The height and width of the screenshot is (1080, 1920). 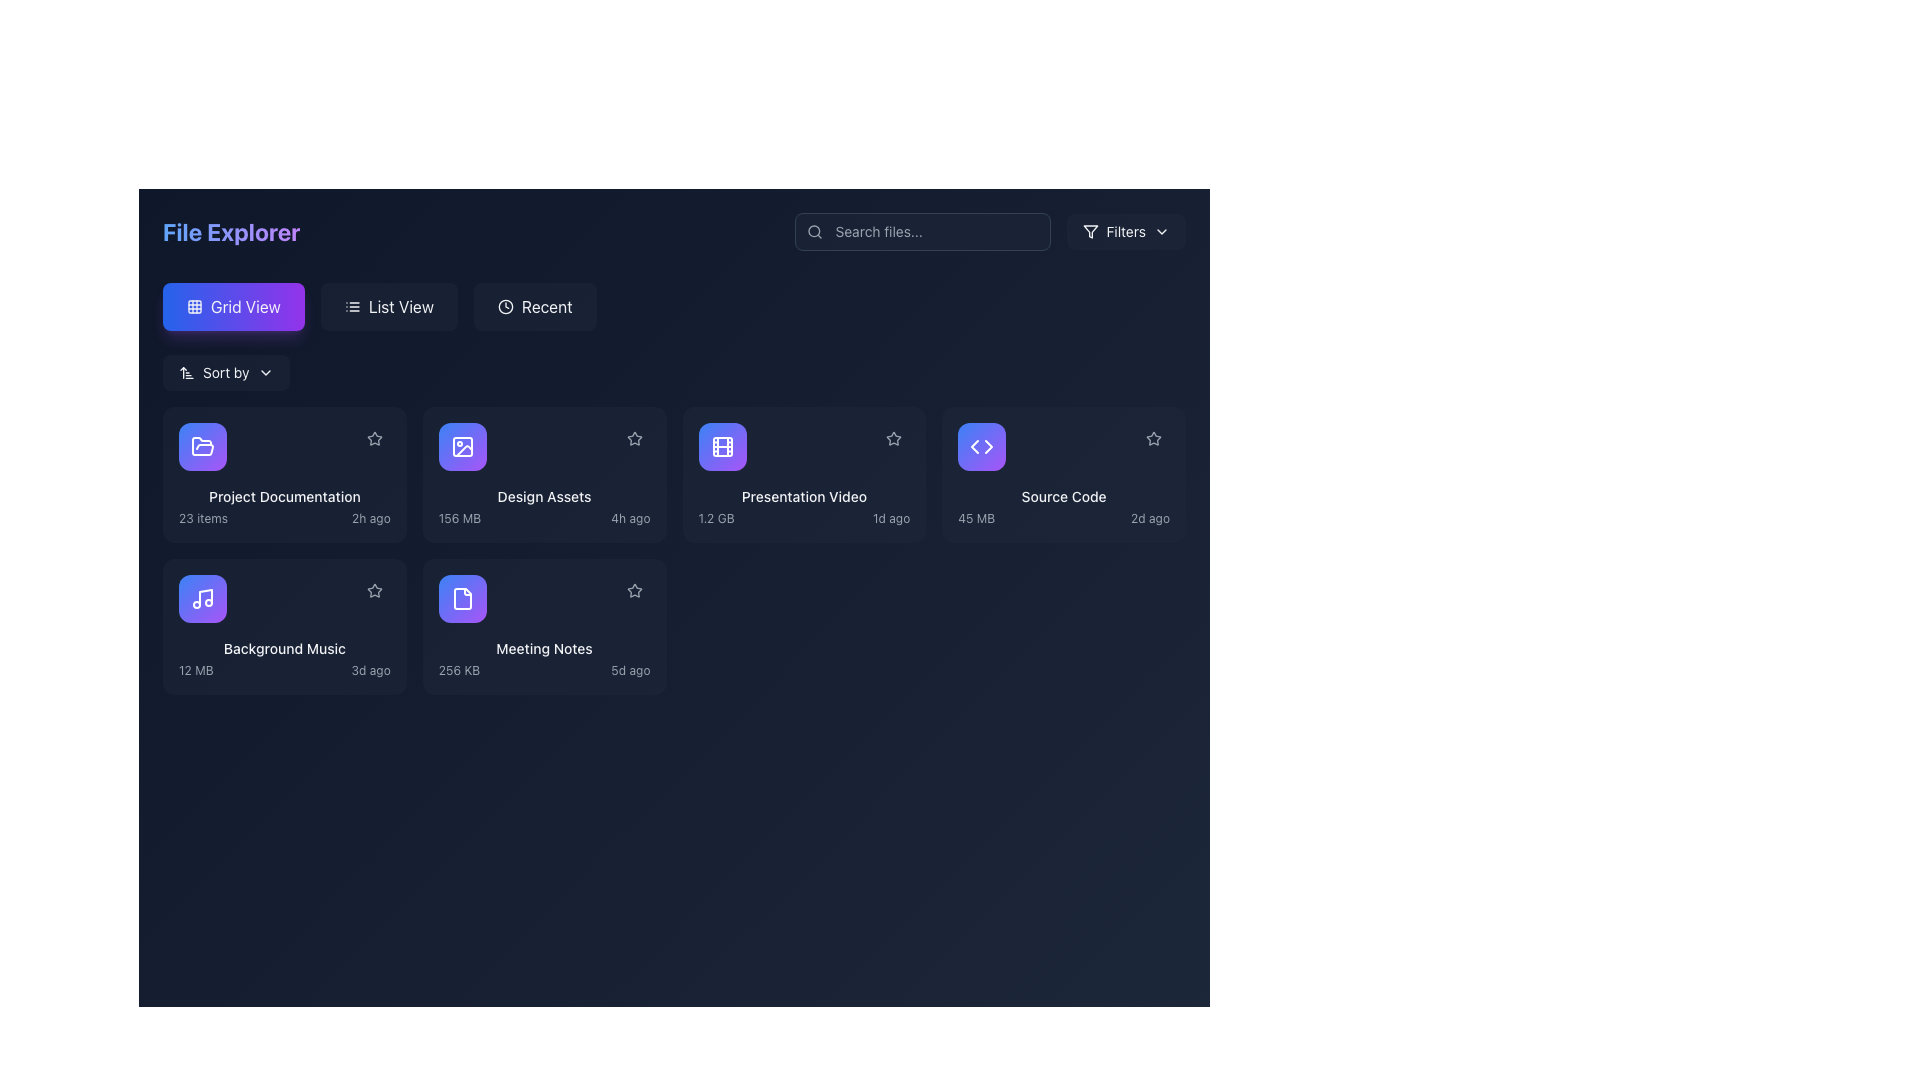 I want to click on the third button in the horizontal row, located between the 'List View' button and the file viewer section, so click(x=535, y=307).